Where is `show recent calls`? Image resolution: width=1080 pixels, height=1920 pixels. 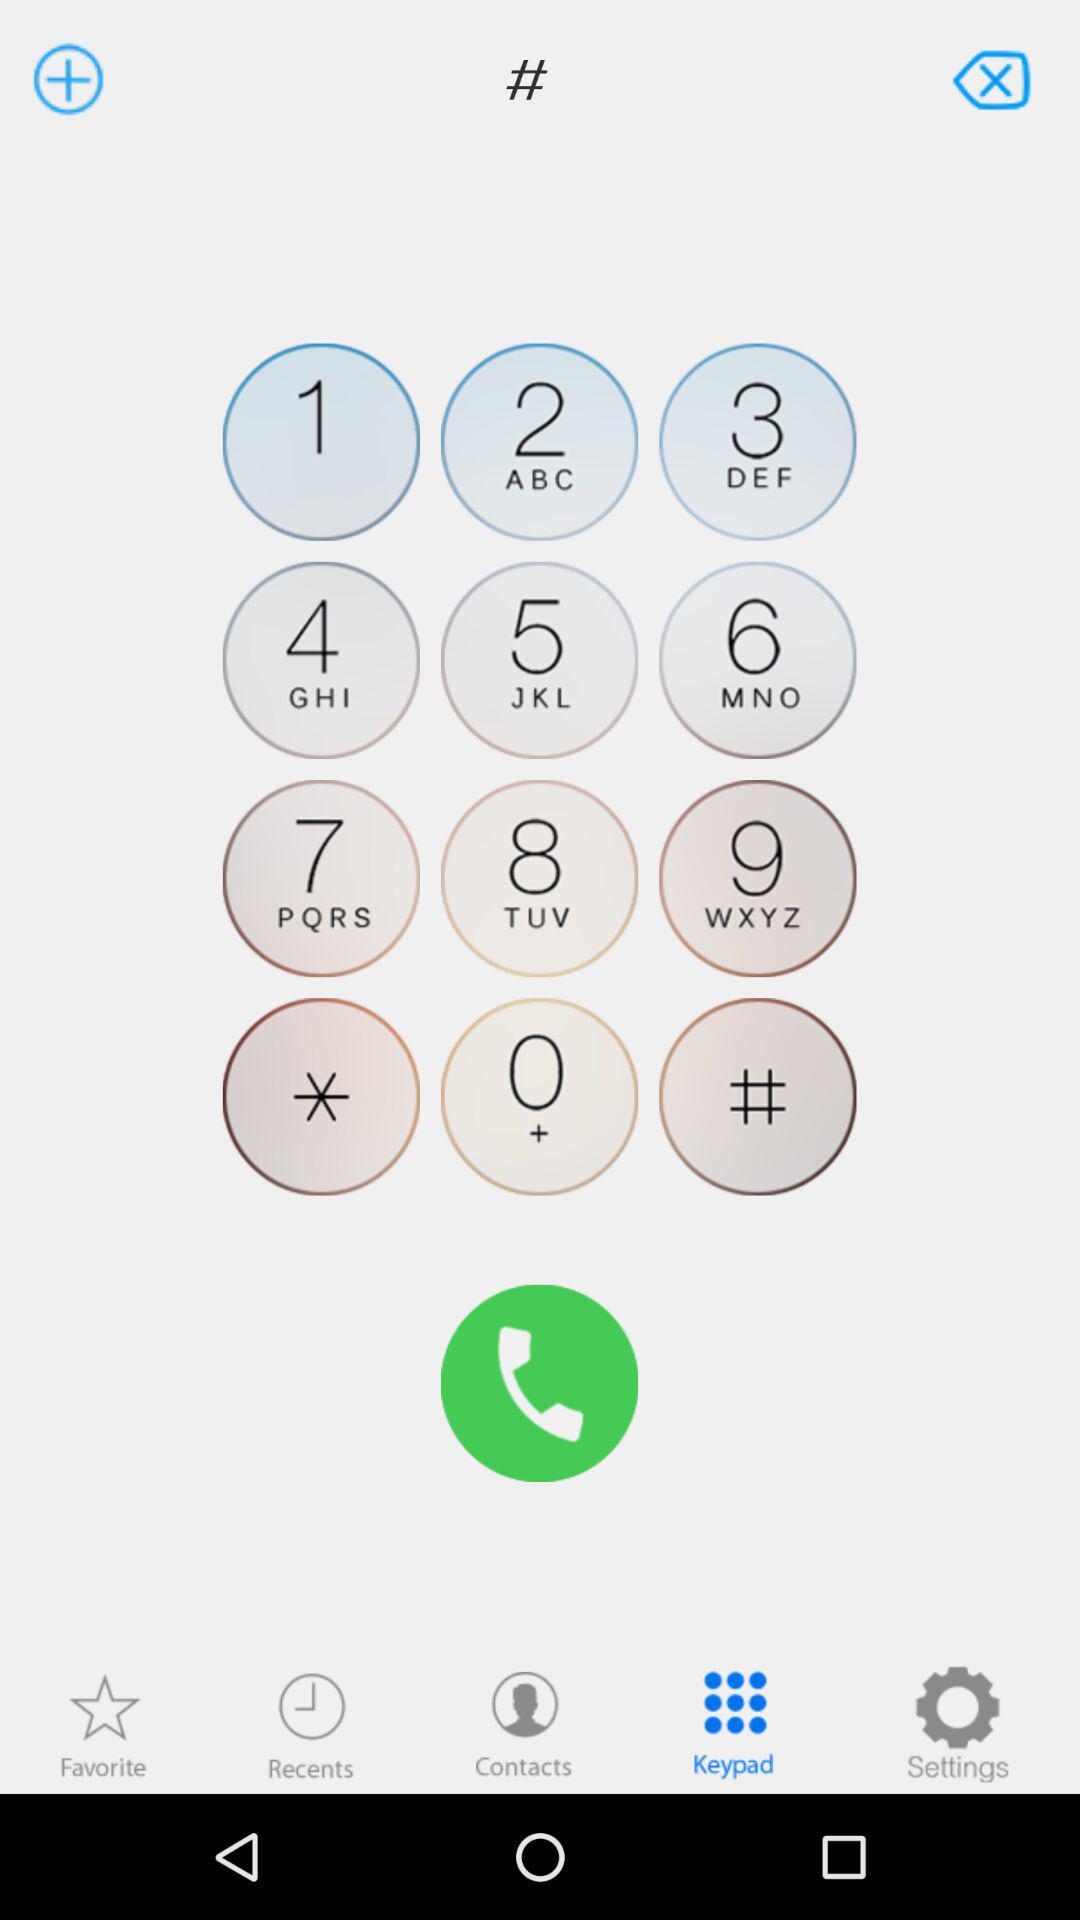 show recent calls is located at coordinates (311, 1723).